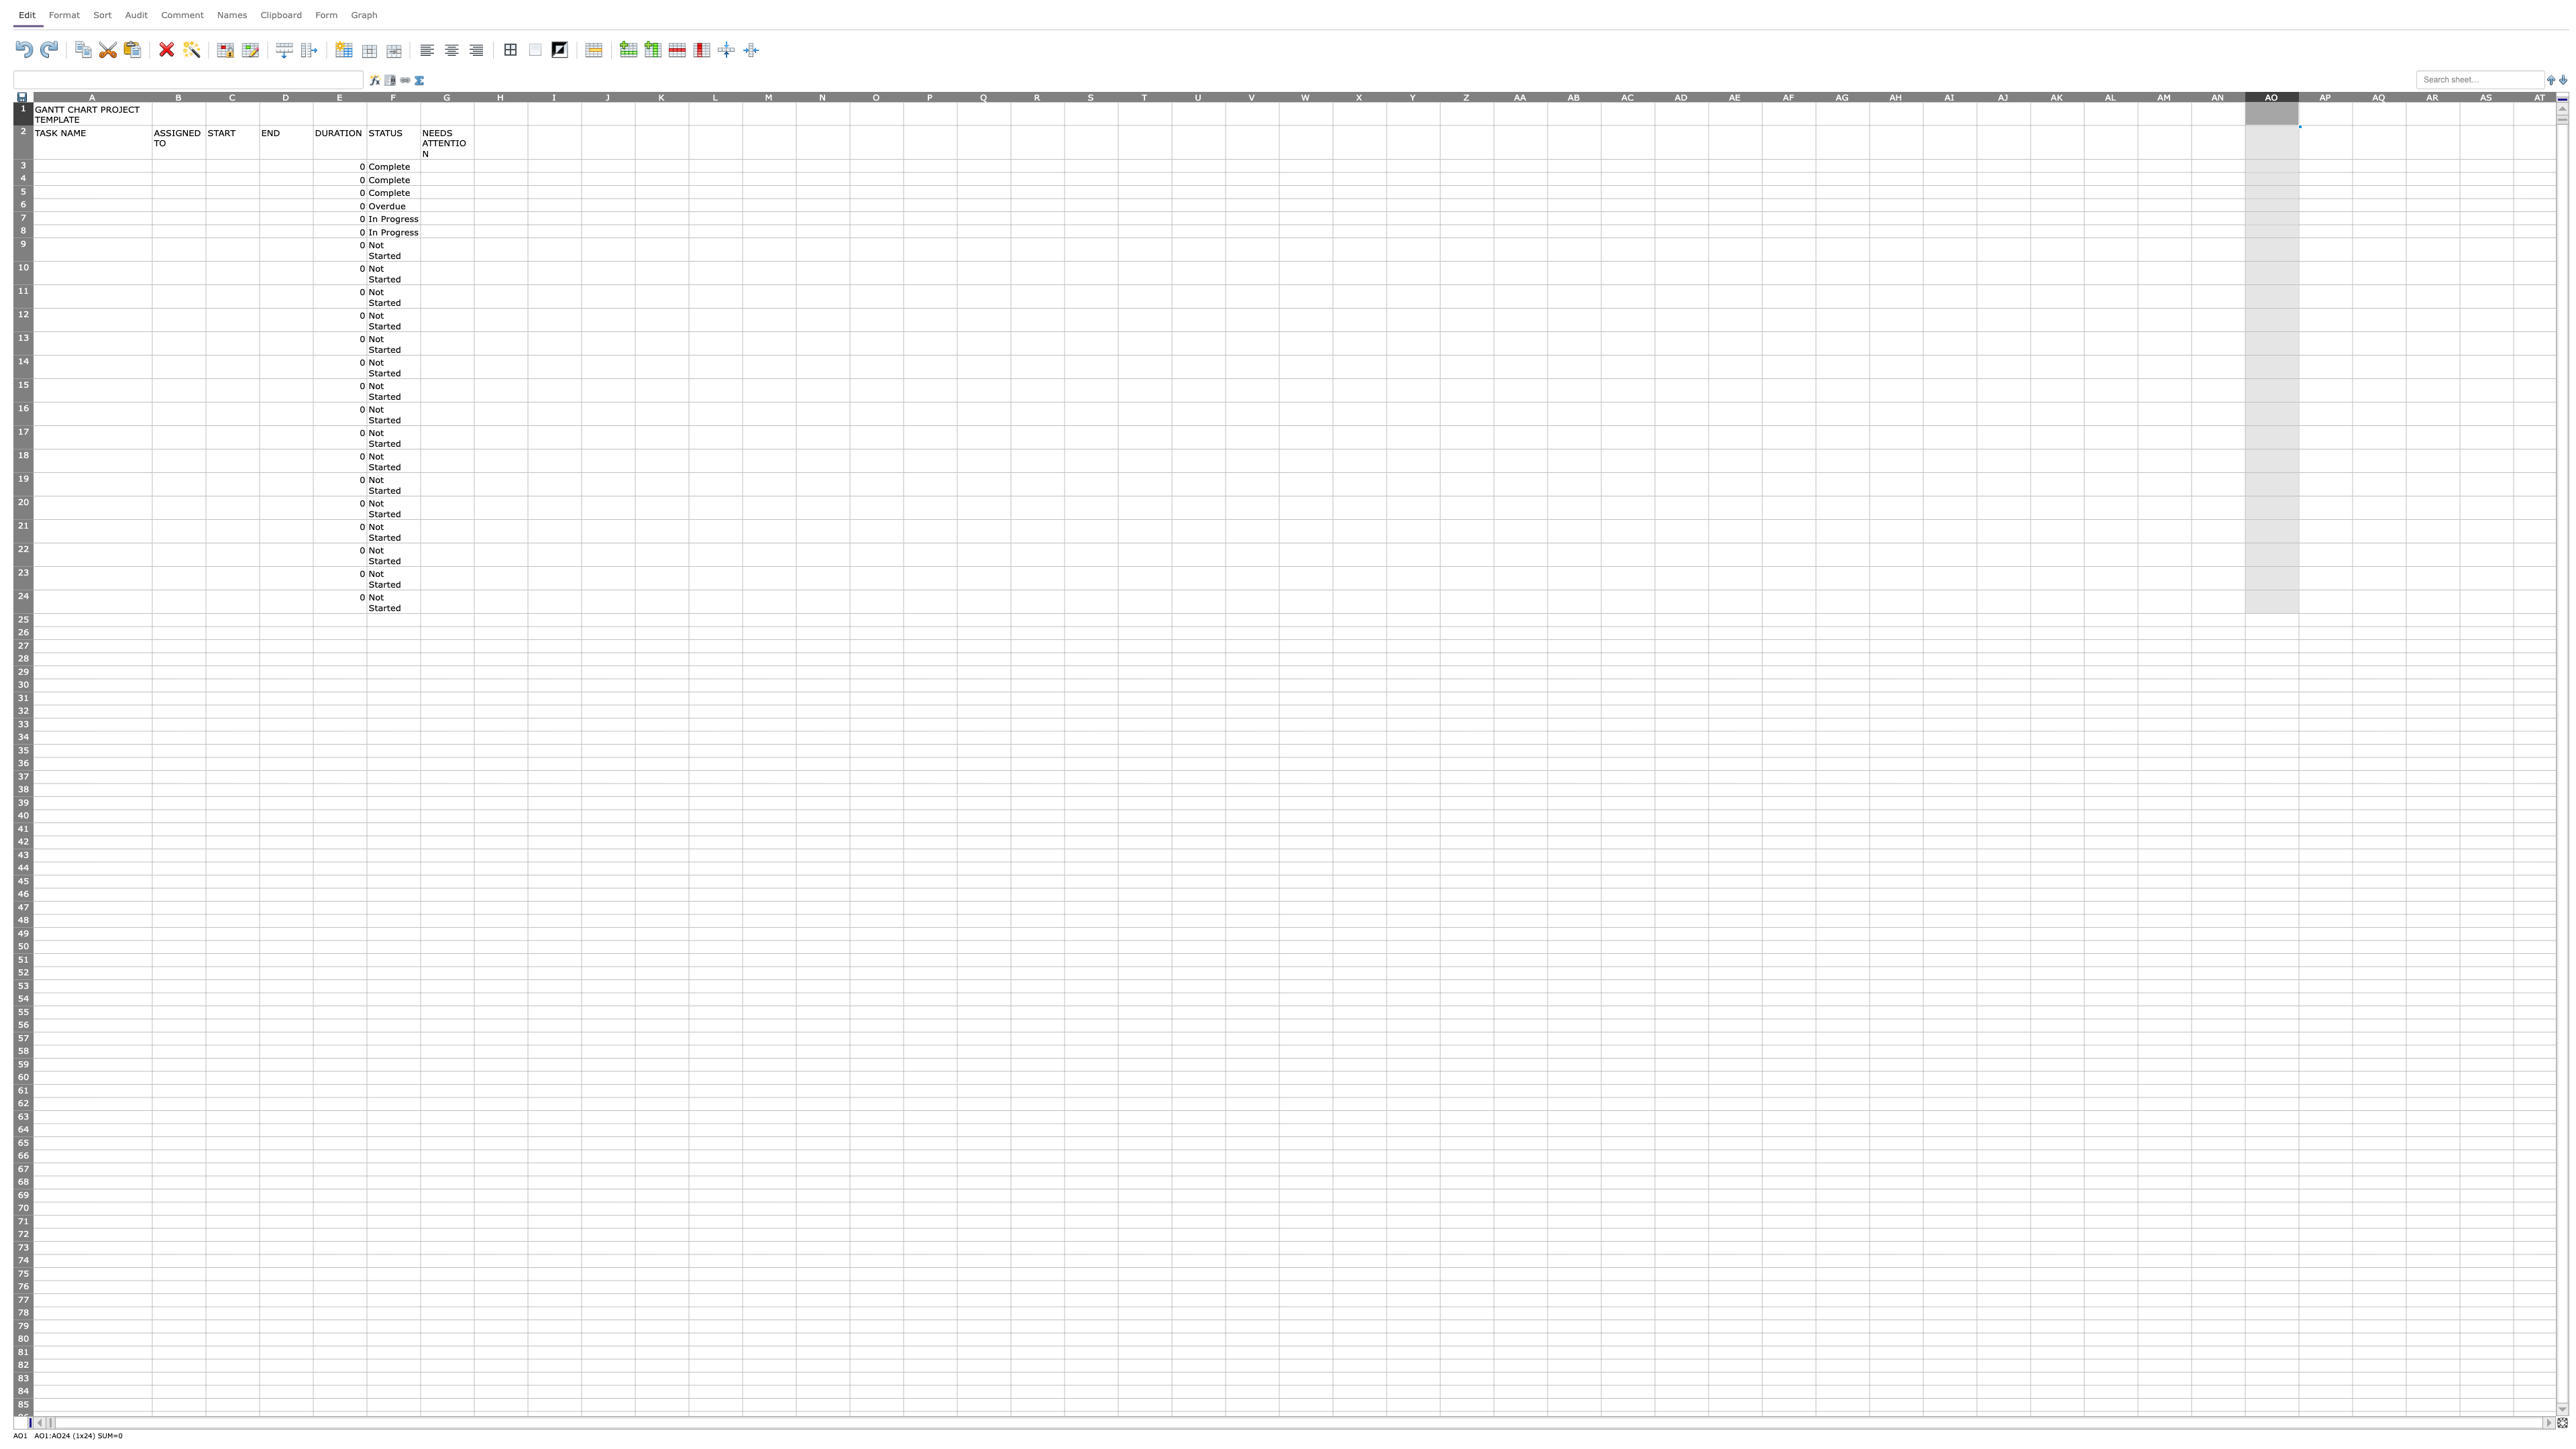 This screenshot has width=2576, height=1449. Describe the element at coordinates (2406, 95) in the screenshot. I see `Move cursor to the right border of column AQ` at that location.